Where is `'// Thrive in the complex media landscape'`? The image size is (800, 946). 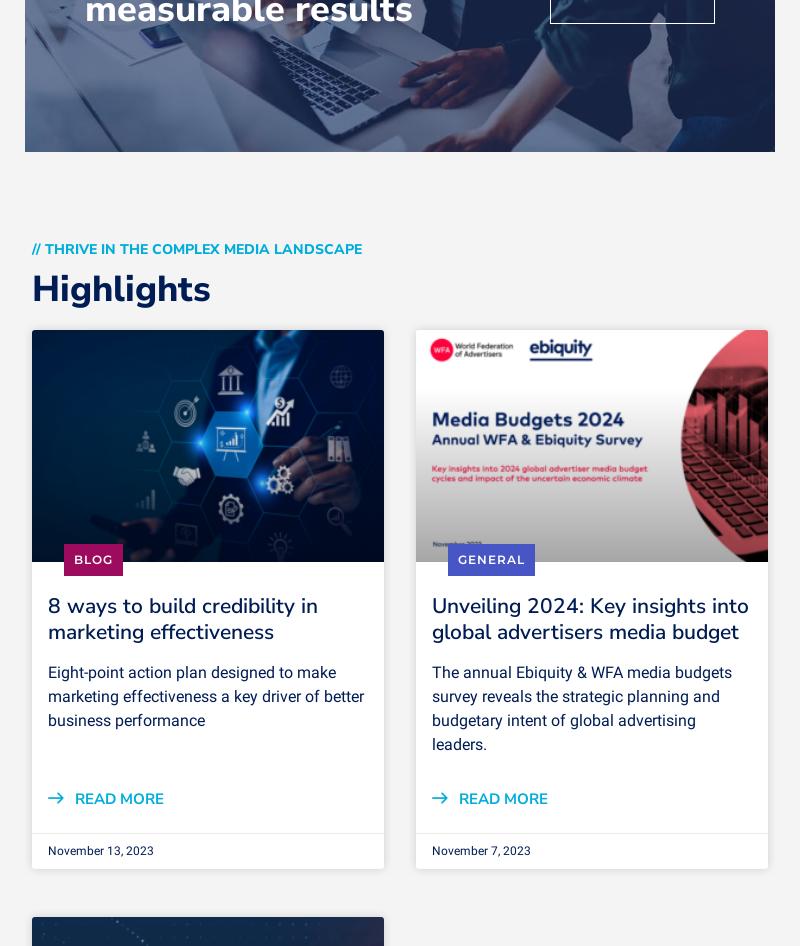
'// Thrive in the complex media landscape' is located at coordinates (195, 248).